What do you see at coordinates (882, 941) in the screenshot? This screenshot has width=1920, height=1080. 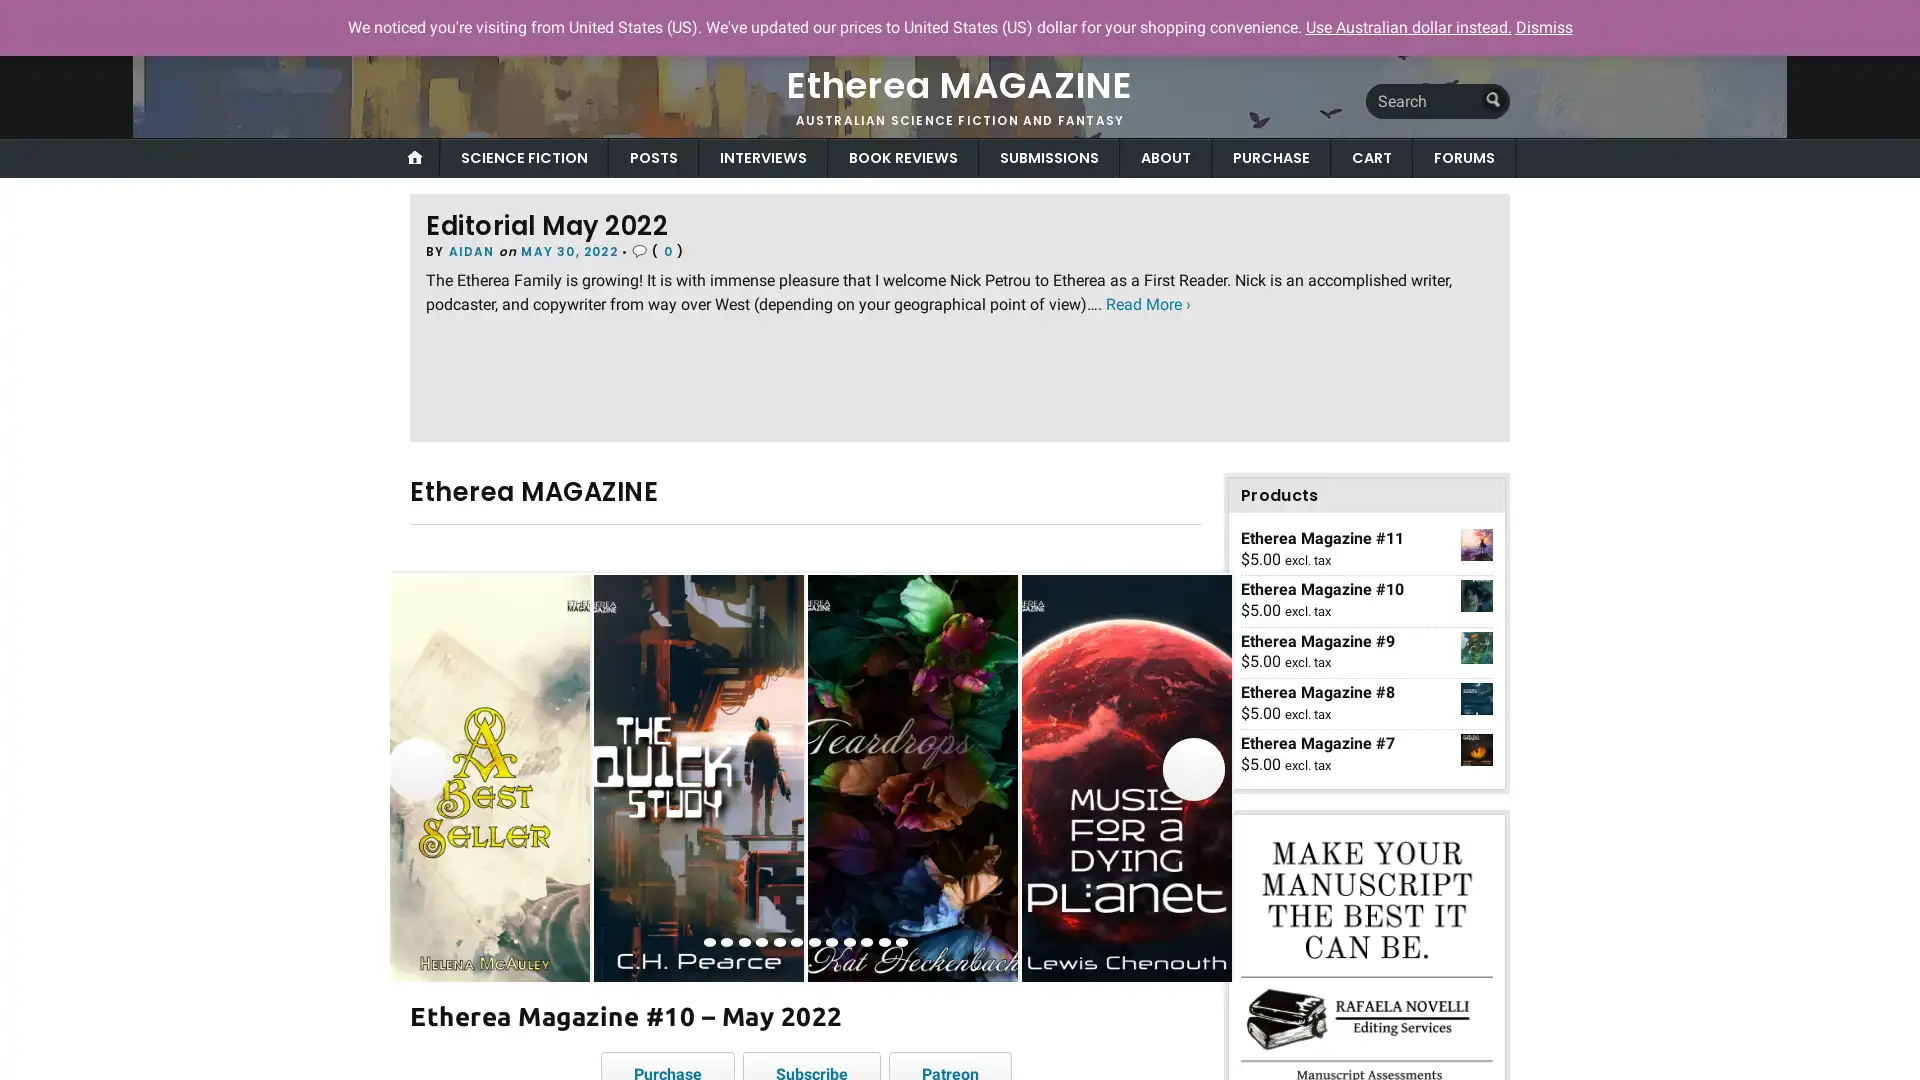 I see `view image 11 of 12 in carousel` at bounding box center [882, 941].